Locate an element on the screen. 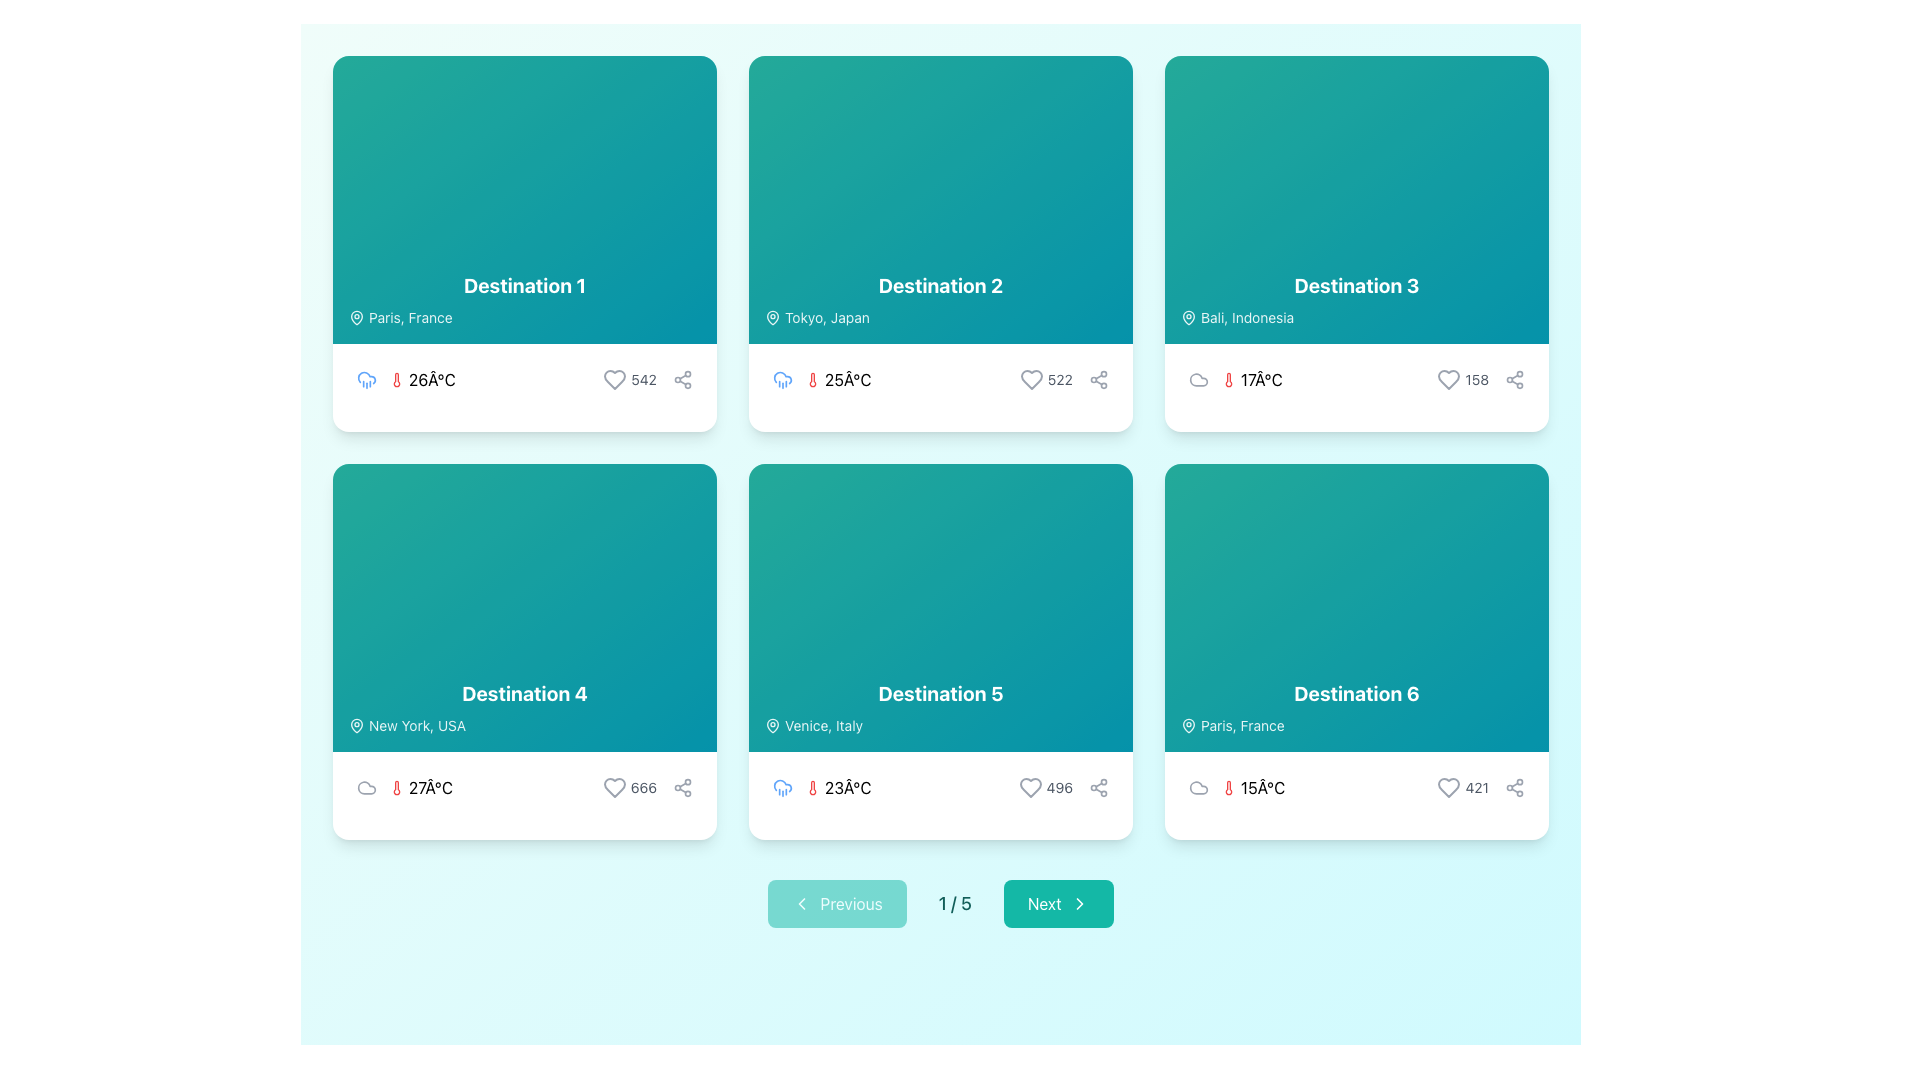 This screenshot has height=1080, width=1920. the text label reading 'Paris, France' which is located on the sixth destination card in a 3x2 grid layout, positioned near the top-left corner of the card and following a map pin icon is located at coordinates (409, 316).